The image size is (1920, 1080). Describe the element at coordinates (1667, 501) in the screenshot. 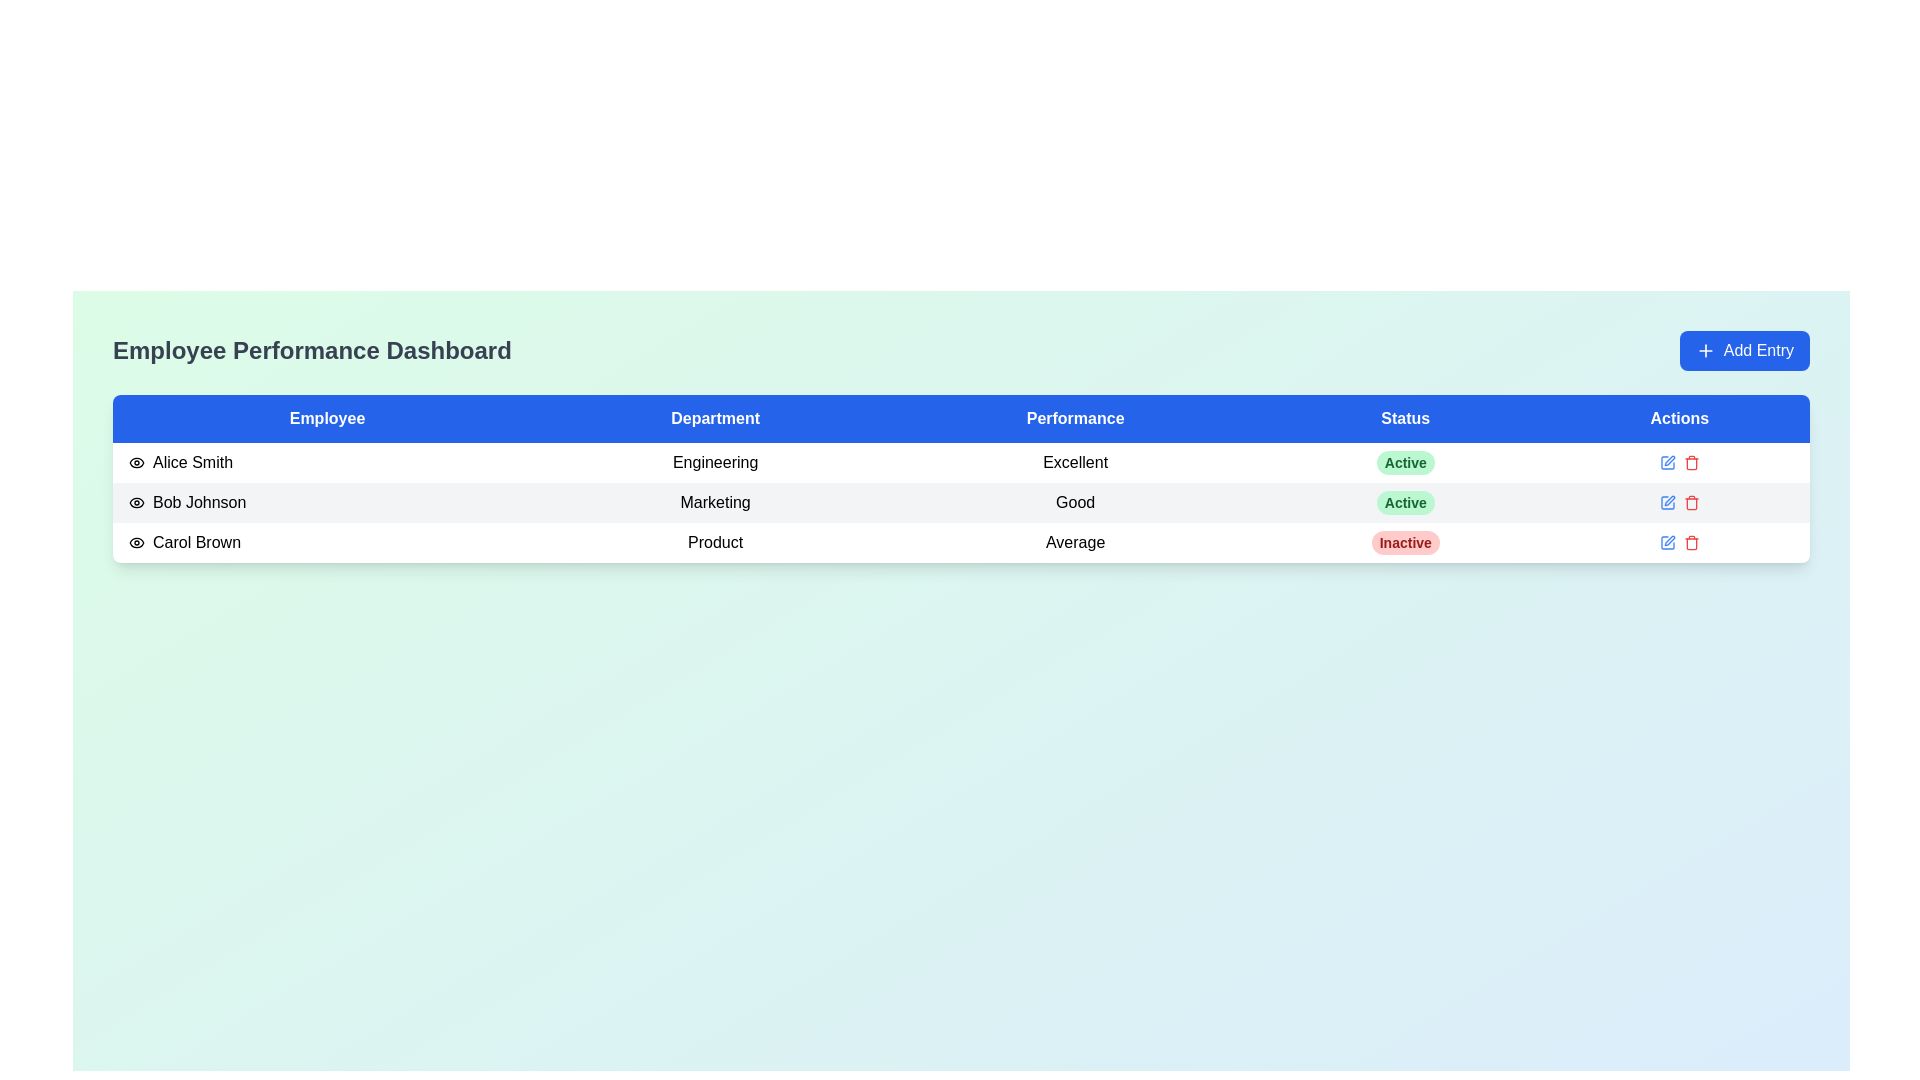

I see `the blue edit icon represented as a pen symbol in the 'Actions' column next to Bob Johnson's entry to observe a color change` at that location.